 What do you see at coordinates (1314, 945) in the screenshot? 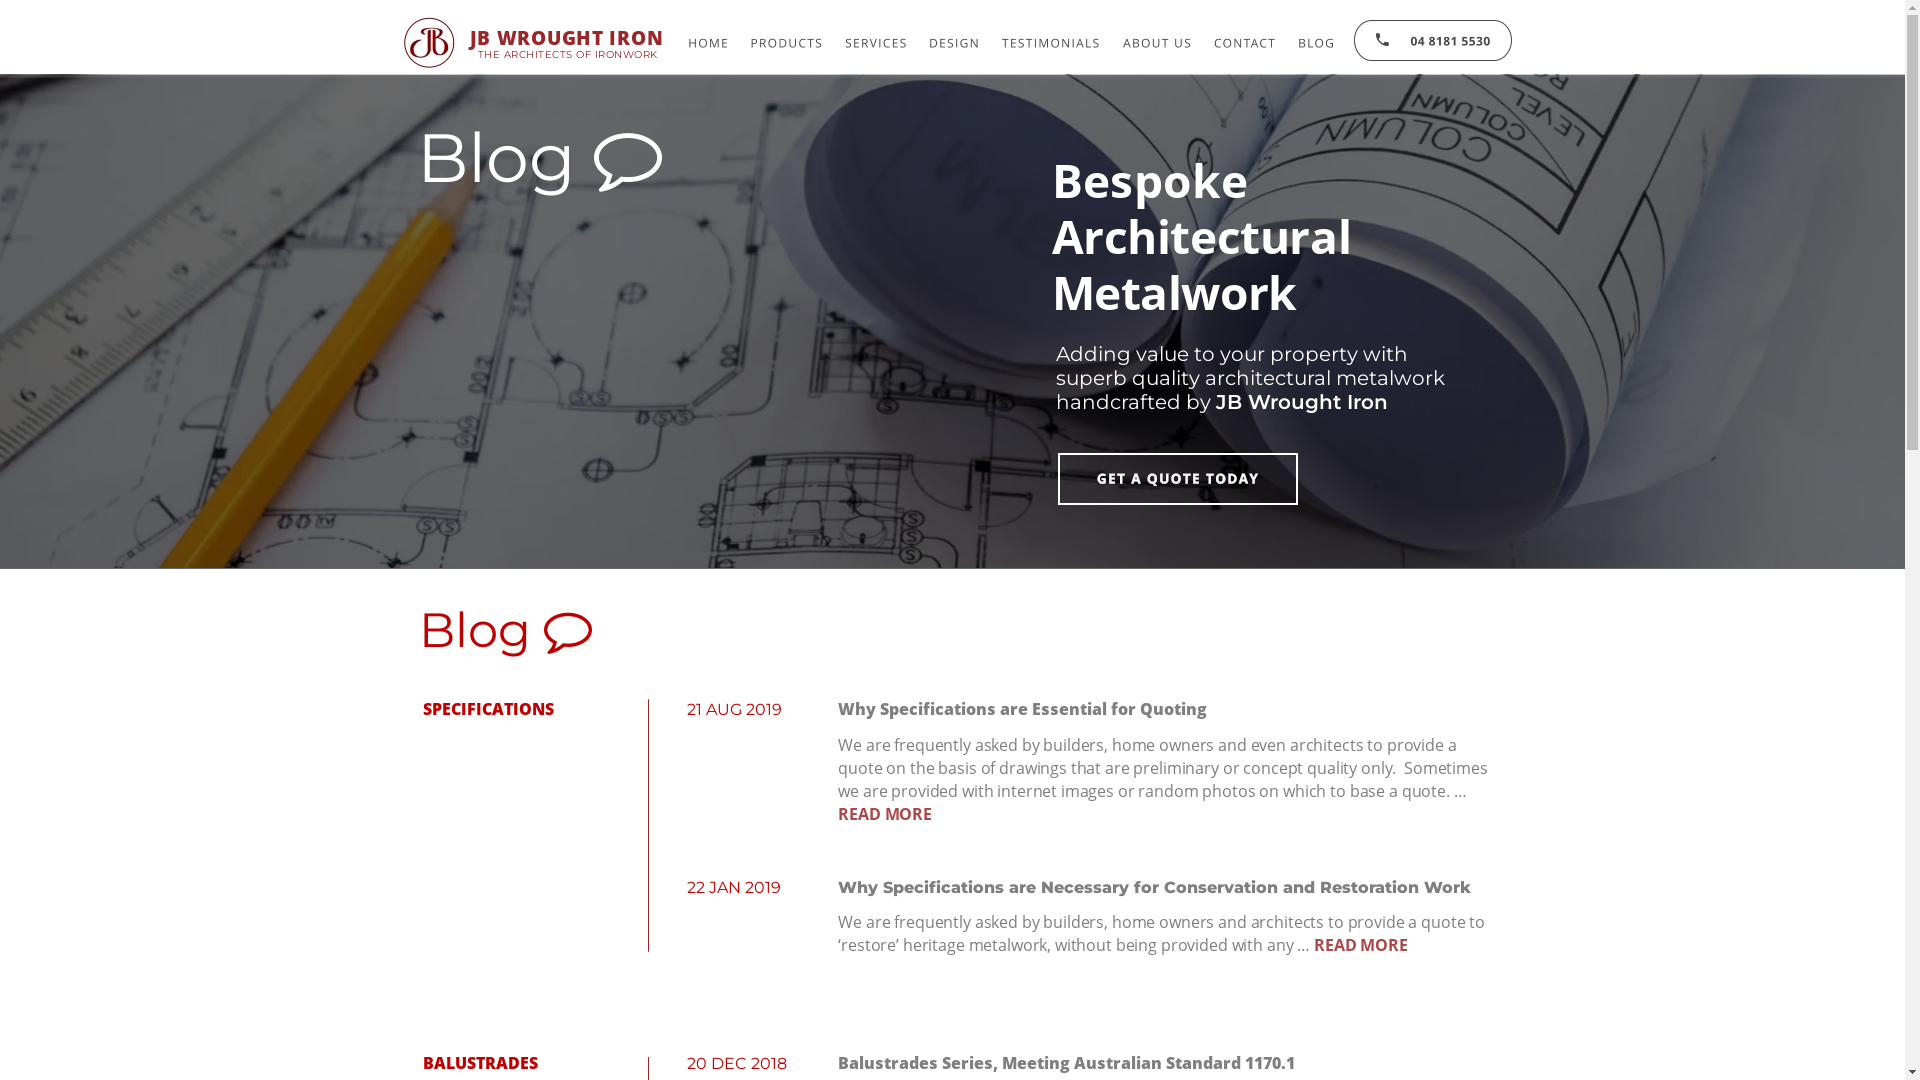
I see `'READ MORE'` at bounding box center [1314, 945].